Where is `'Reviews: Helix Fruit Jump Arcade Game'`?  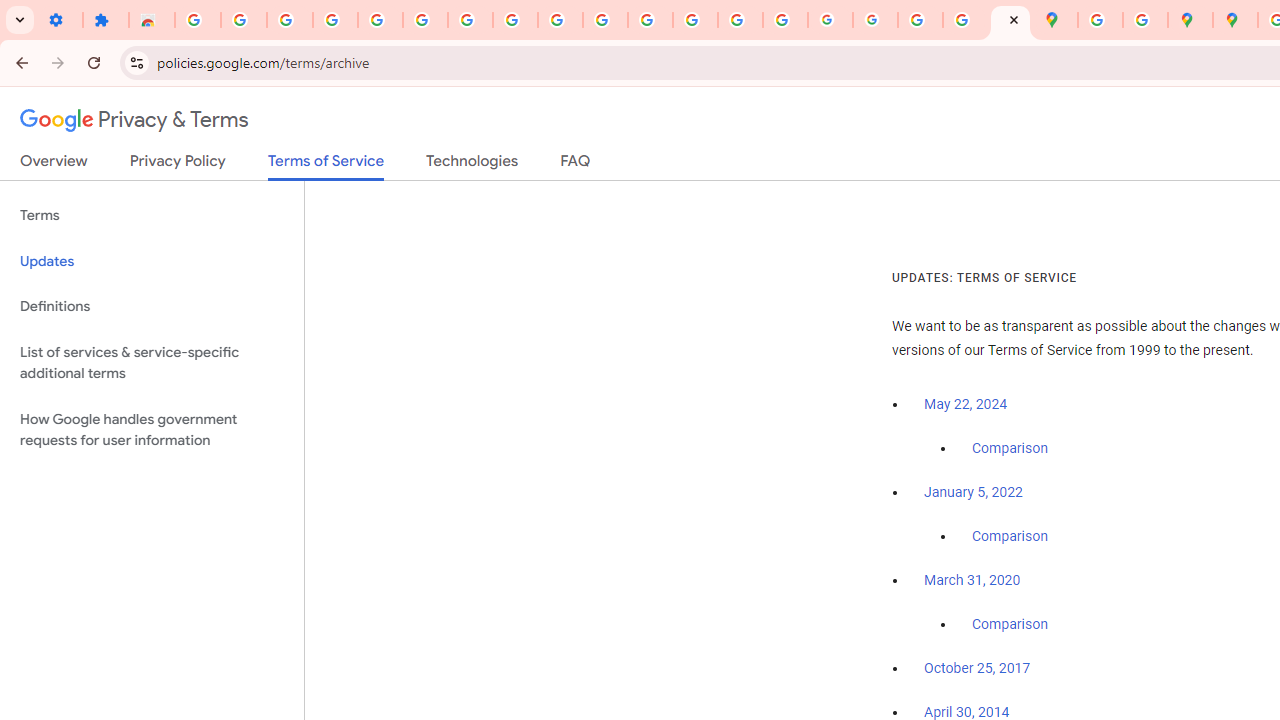
'Reviews: Helix Fruit Jump Arcade Game' is located at coordinates (151, 20).